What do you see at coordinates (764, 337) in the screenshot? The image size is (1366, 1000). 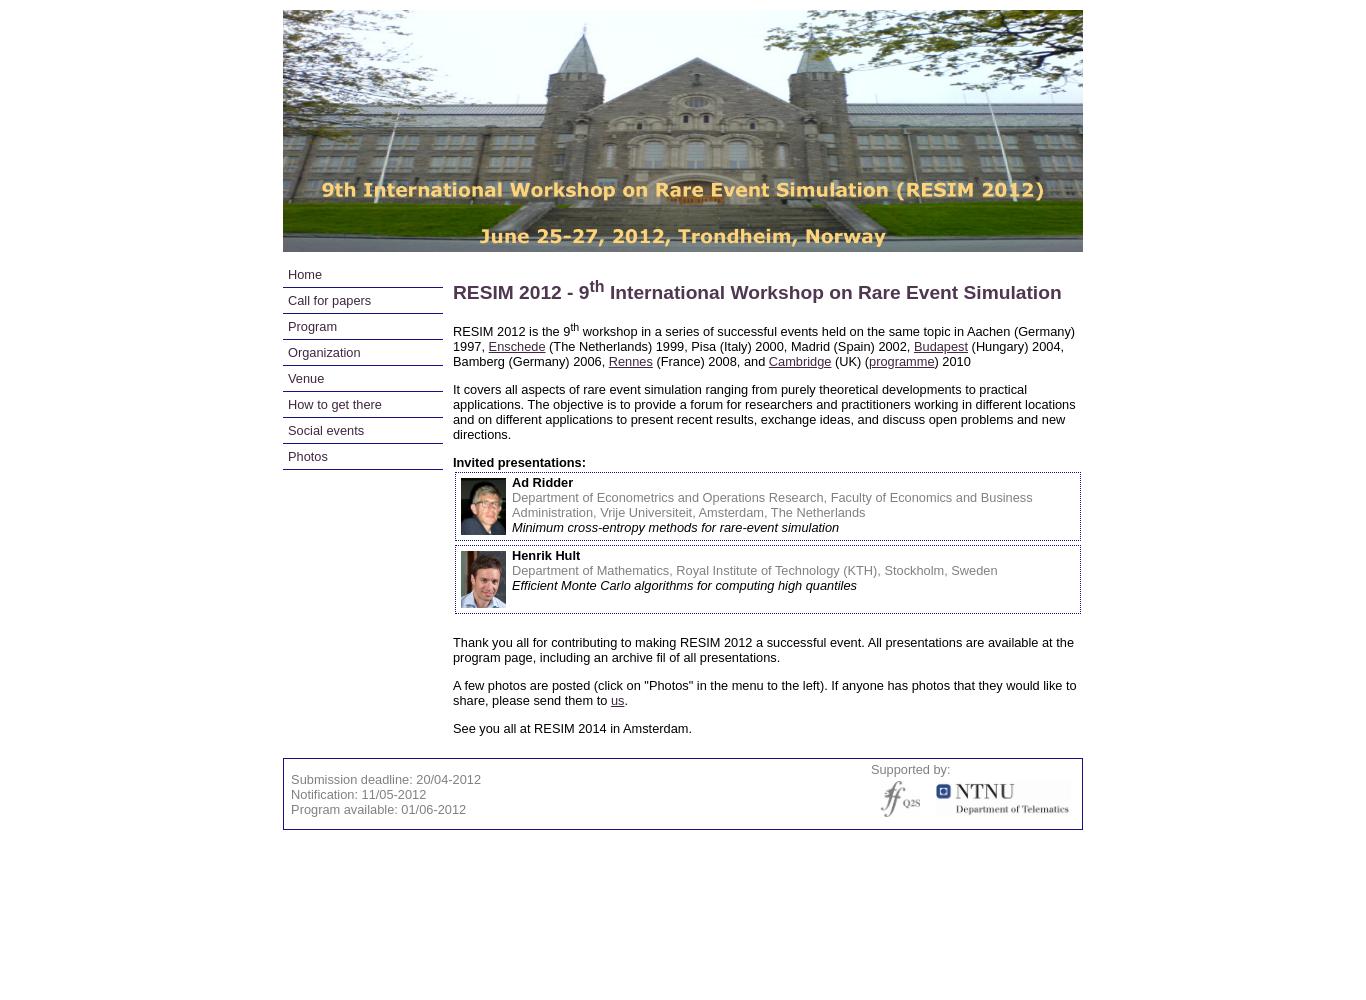 I see `'workshop in a series of successful events held on the same topic in Aachen (Germany) 1997,'` at bounding box center [764, 337].